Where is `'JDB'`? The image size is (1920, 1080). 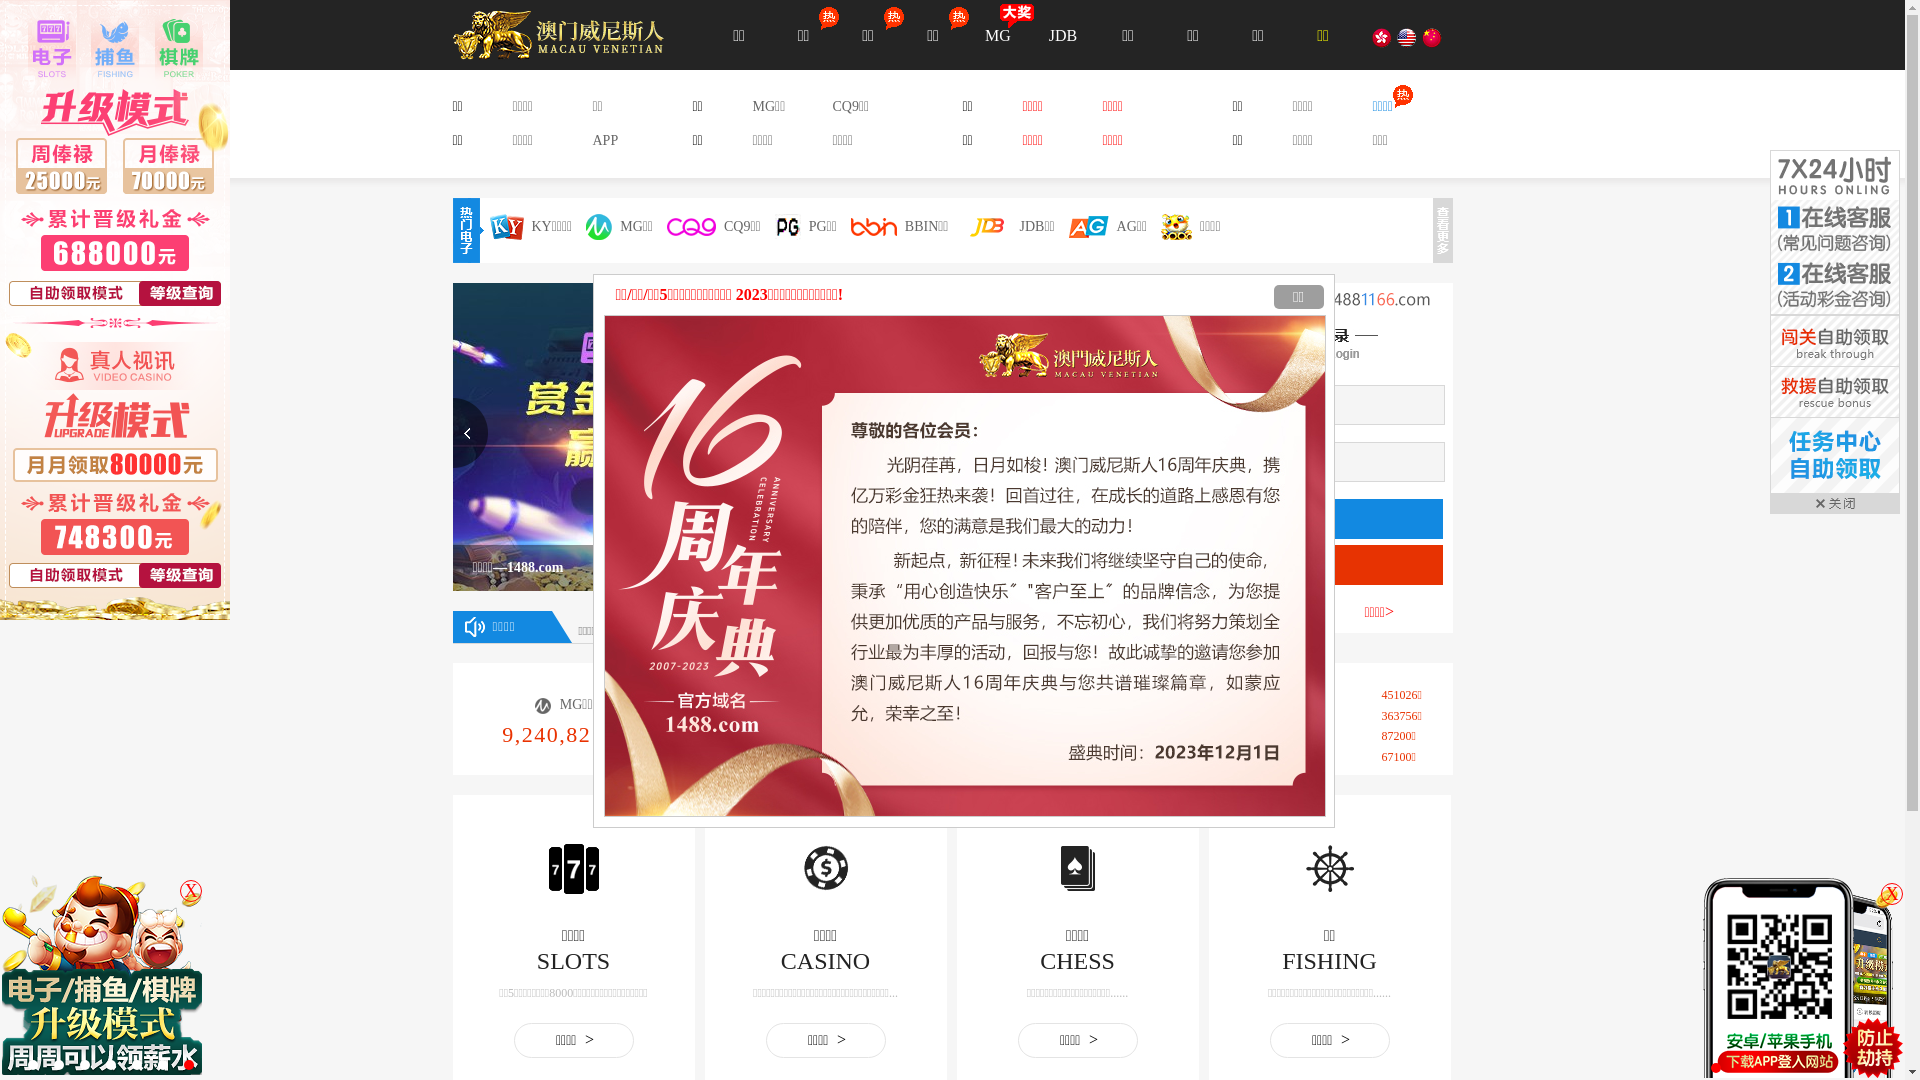 'JDB' is located at coordinates (1061, 34).